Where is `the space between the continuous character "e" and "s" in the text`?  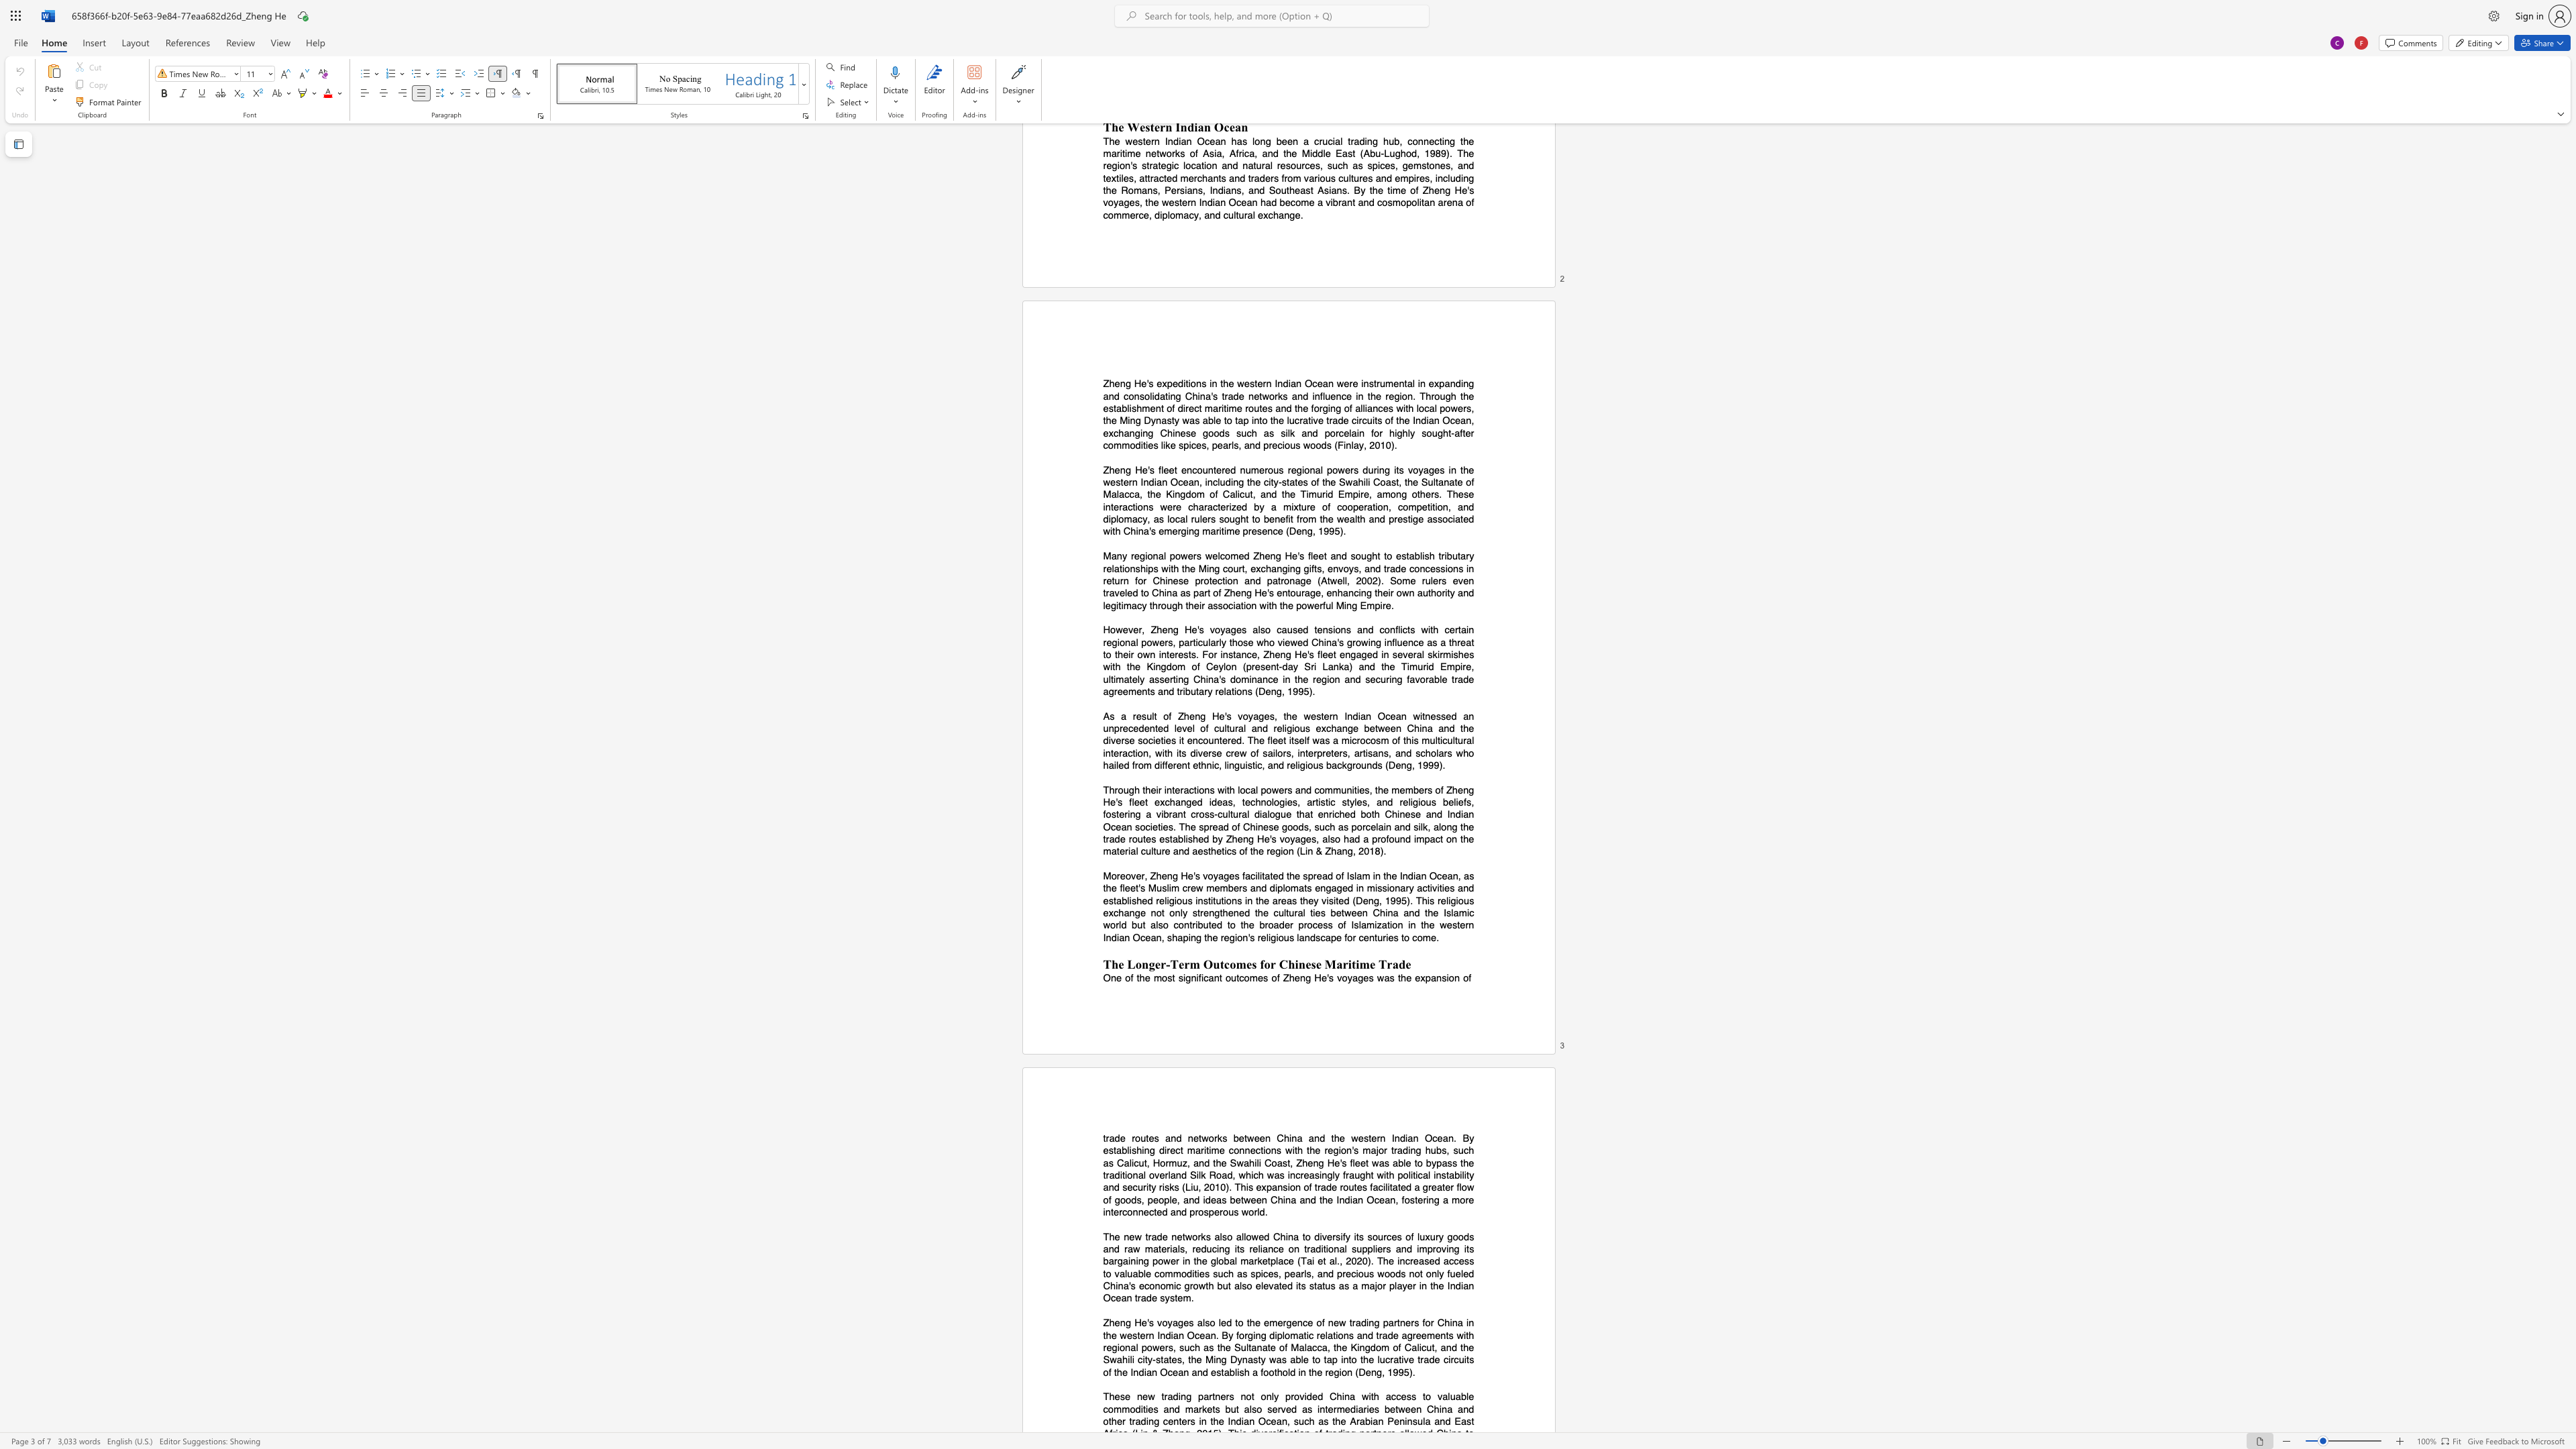
the space between the continuous character "e" and "s" in the text is located at coordinates (1164, 839).